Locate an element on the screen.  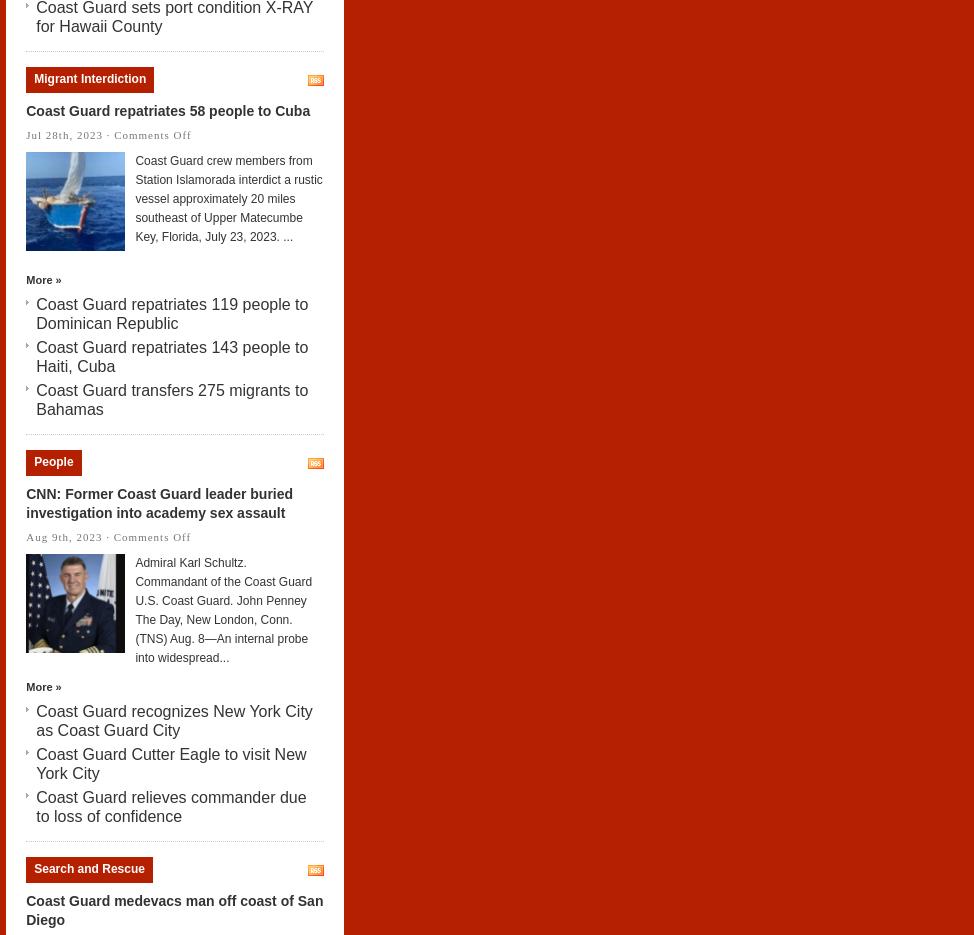
'Coast Guard repatriates 119 people to Dominican Republic' is located at coordinates (172, 313).